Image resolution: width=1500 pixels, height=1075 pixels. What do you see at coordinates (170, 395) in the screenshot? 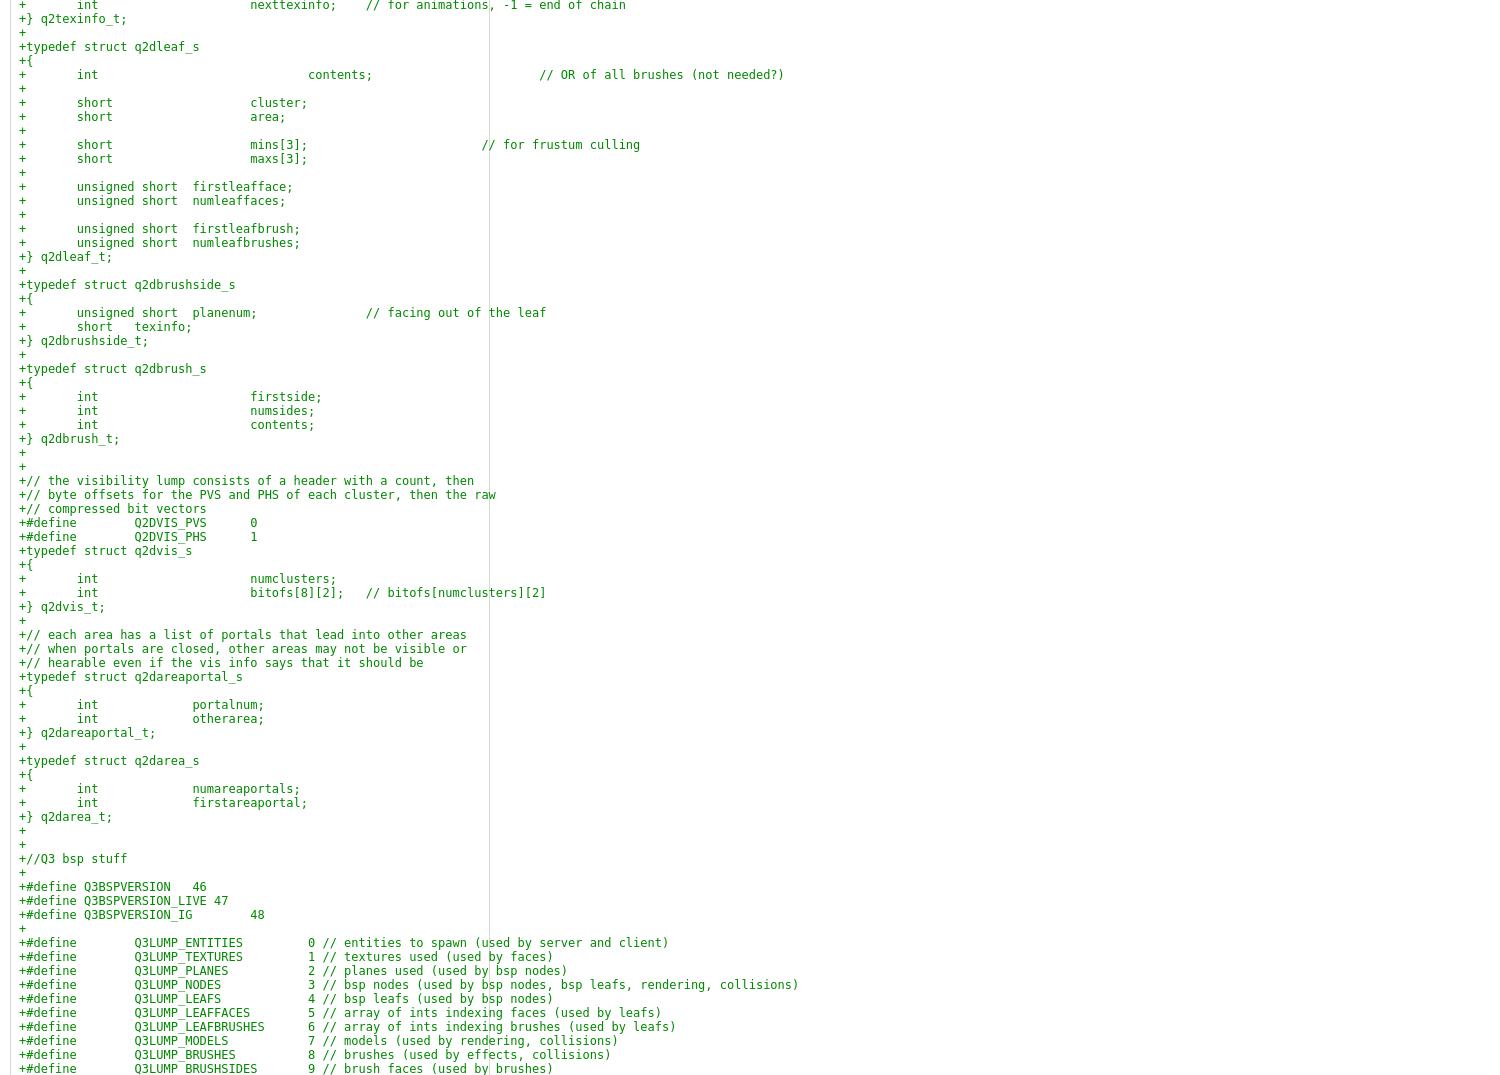
I see `'+       int                     firstside;'` at bounding box center [170, 395].